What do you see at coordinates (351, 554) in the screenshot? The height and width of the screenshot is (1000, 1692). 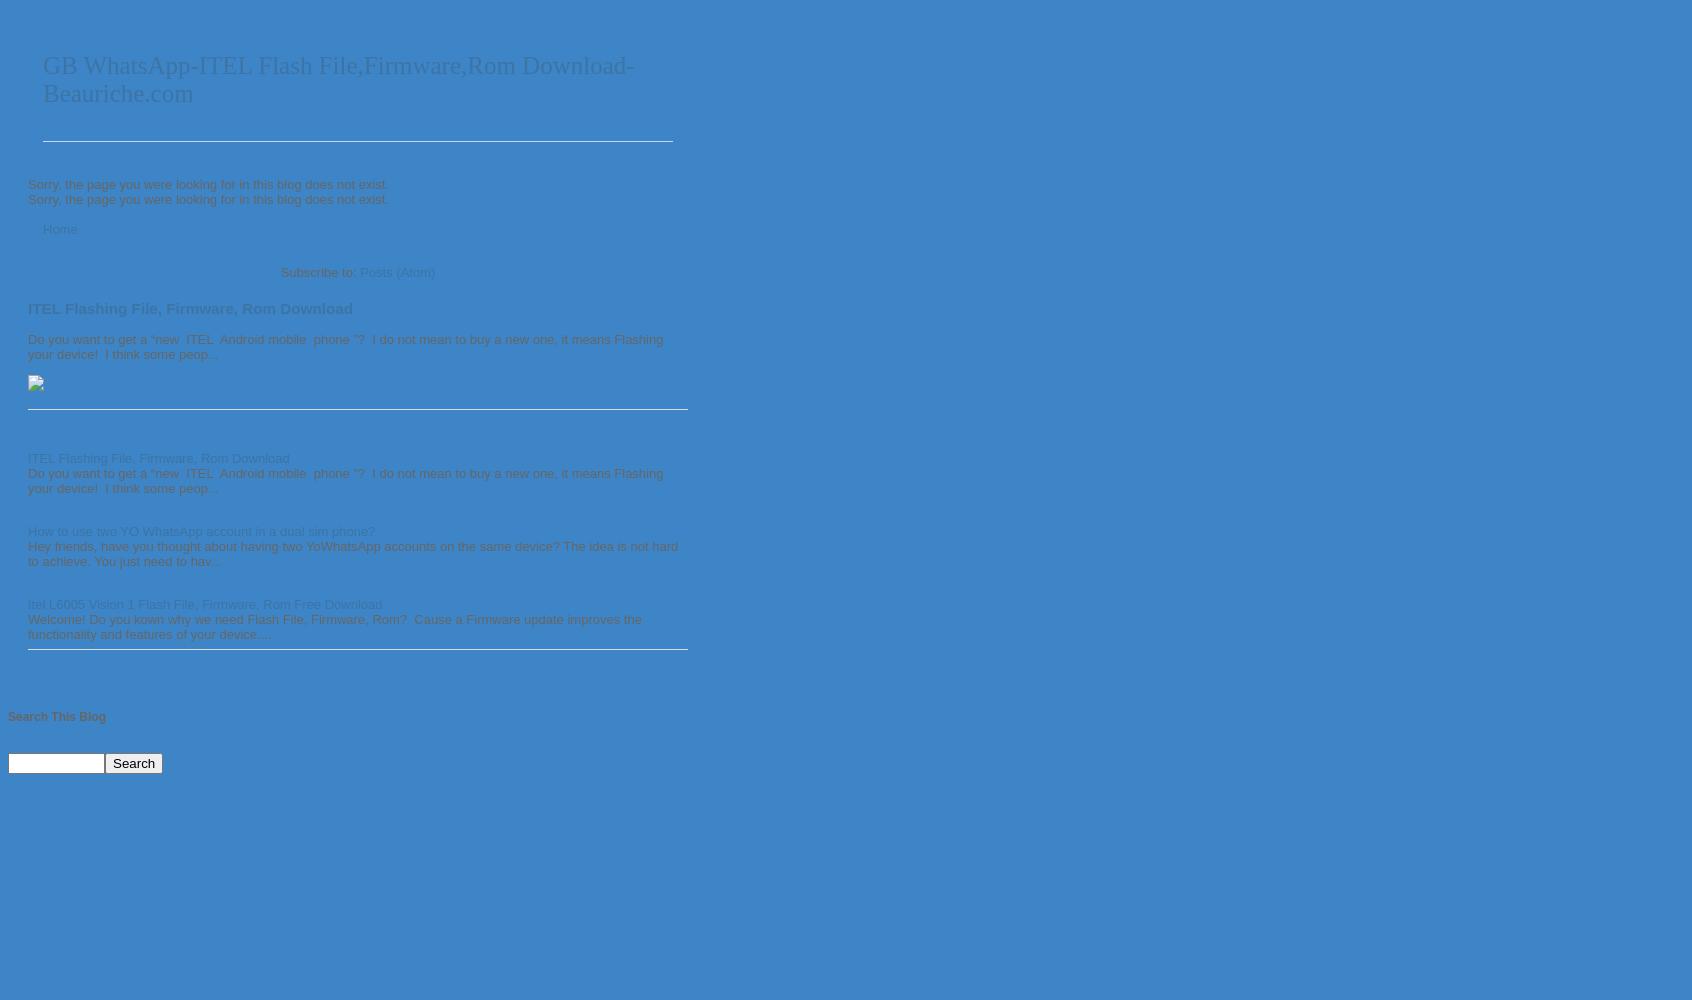 I see `'Hey friends, have you thought about having two YoWhatsApp accounts on the same device? The idea is not hard to achieve. You just need to hav...'` at bounding box center [351, 554].